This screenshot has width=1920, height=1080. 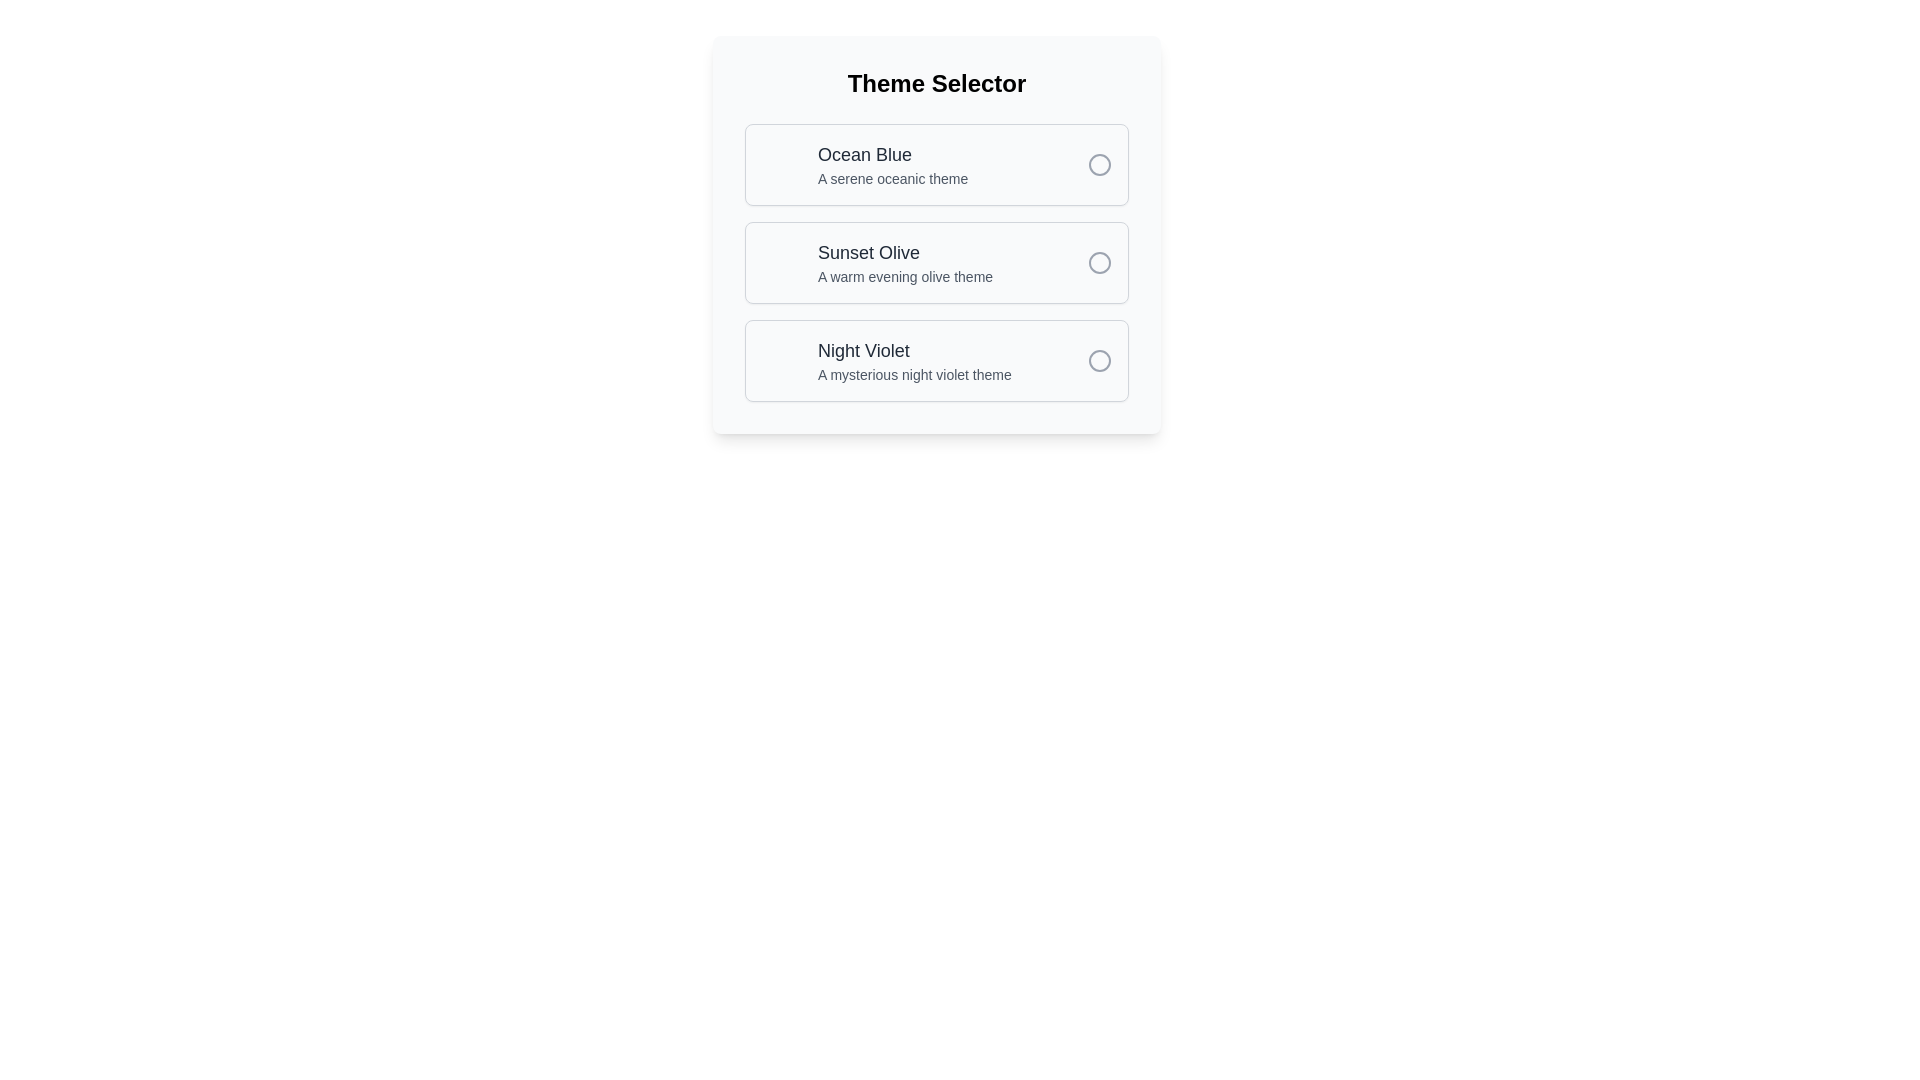 I want to click on the selectable list item titled 'Ocean Blue', so click(x=892, y=164).